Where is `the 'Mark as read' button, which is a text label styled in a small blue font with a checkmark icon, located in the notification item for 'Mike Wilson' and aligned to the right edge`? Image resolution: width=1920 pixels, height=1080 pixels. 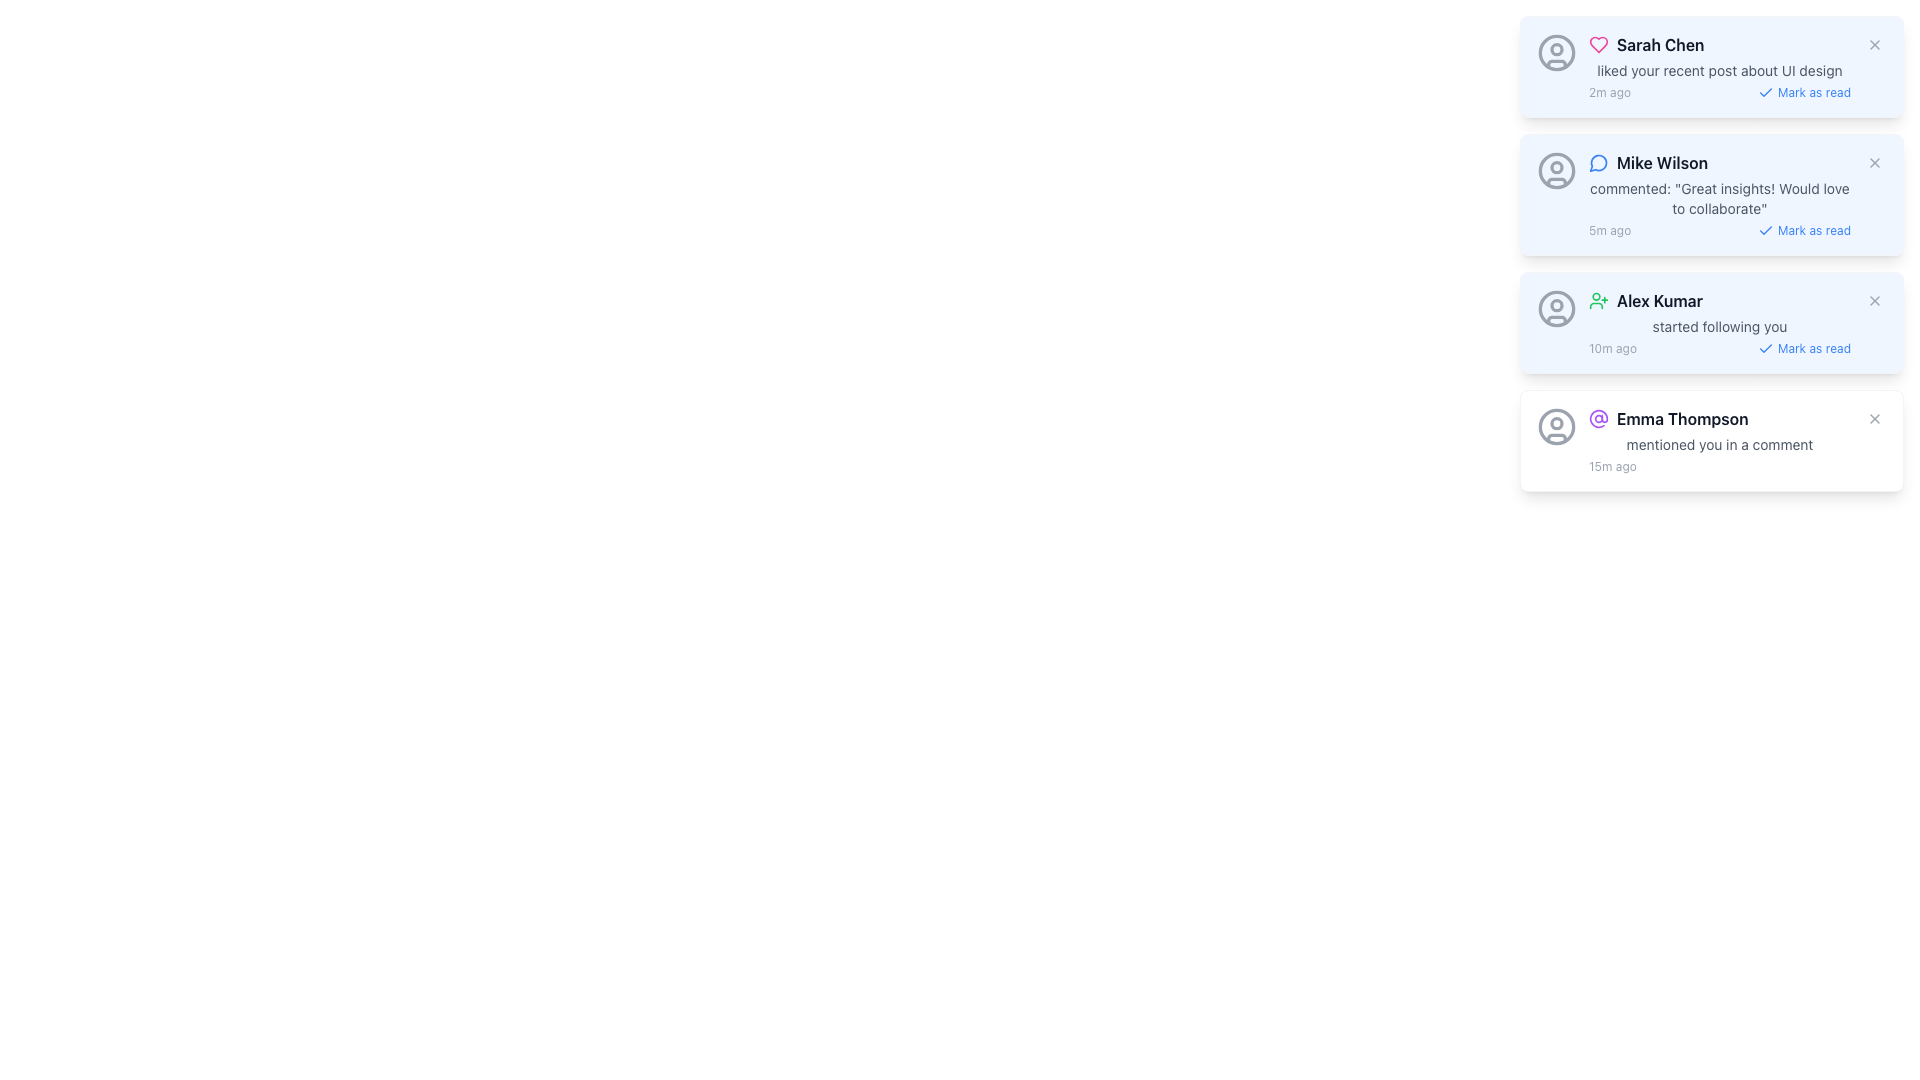
the 'Mark as read' button, which is a text label styled in a small blue font with a checkmark icon, located in the notification item for 'Mike Wilson' and aligned to the right edge is located at coordinates (1804, 230).